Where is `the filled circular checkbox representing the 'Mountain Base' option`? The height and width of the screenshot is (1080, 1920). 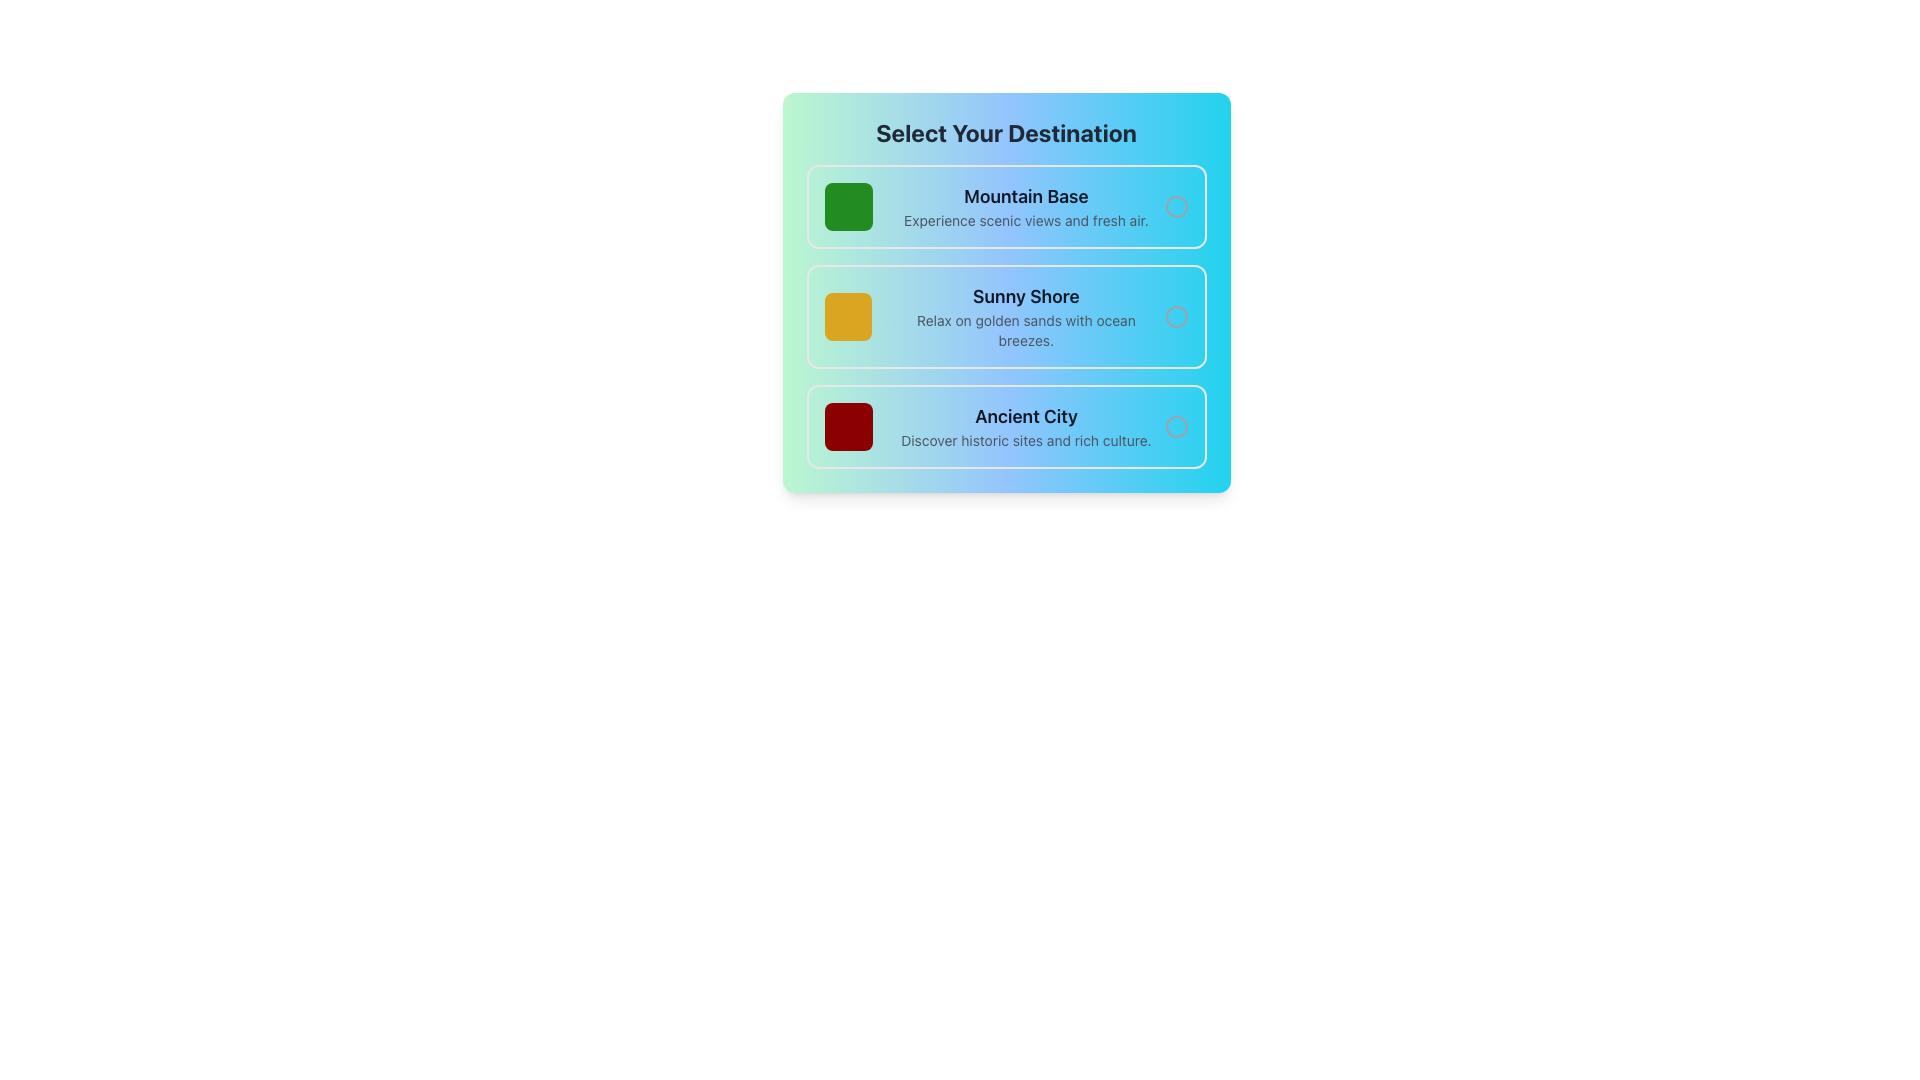
the filled circular checkbox representing the 'Mountain Base' option is located at coordinates (1176, 207).